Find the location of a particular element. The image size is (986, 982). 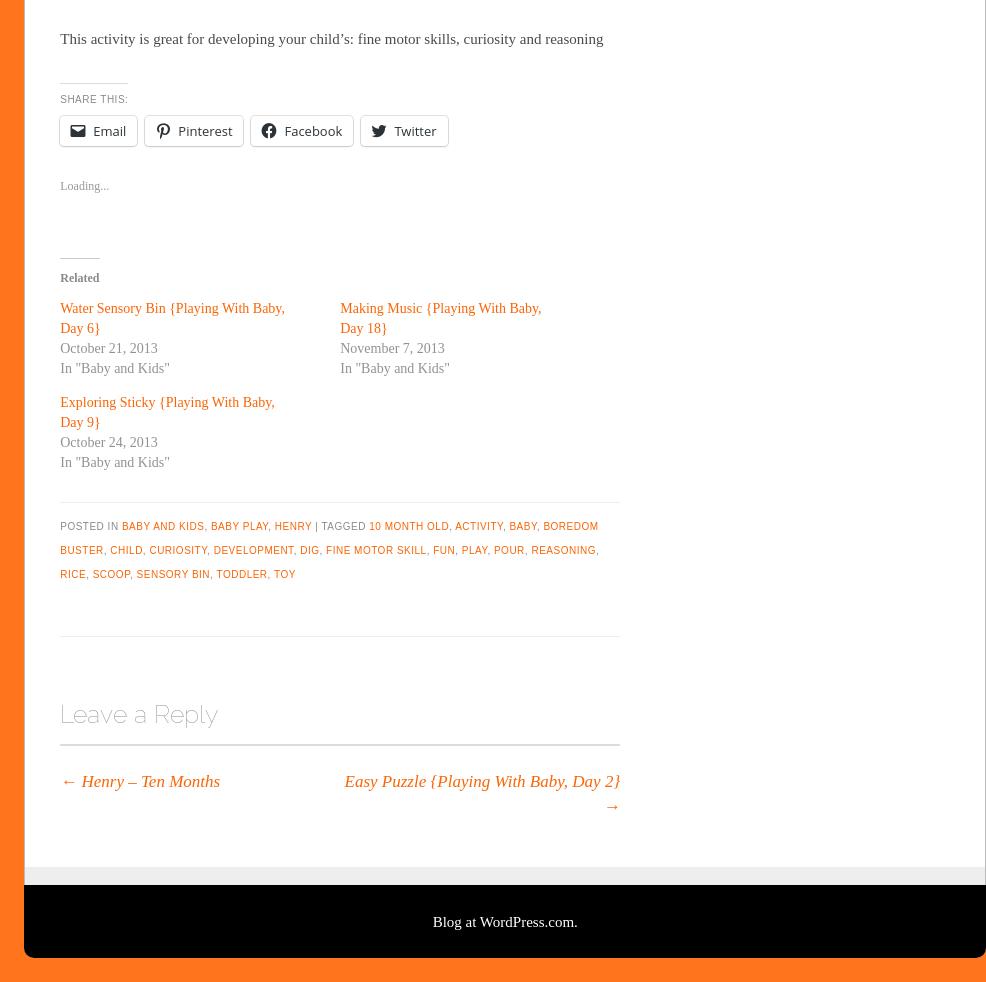

'scoop' is located at coordinates (111, 573).